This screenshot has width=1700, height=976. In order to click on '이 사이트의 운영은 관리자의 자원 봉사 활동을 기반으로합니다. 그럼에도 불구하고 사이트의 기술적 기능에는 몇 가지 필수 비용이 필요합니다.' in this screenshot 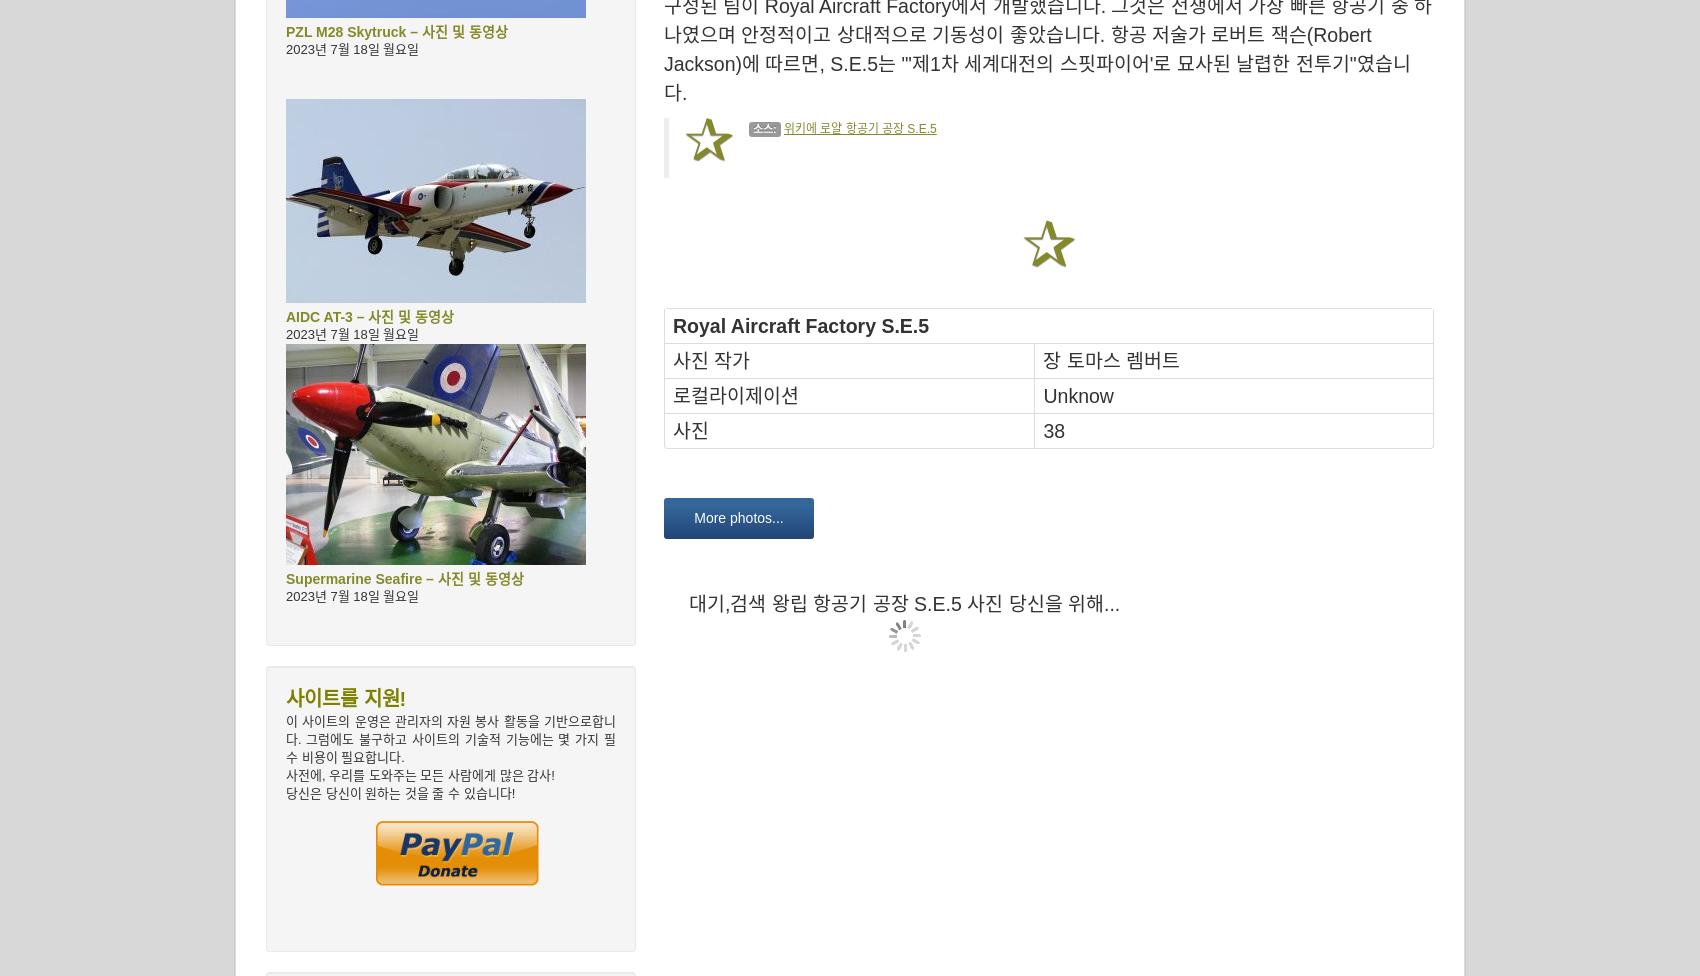, I will do `click(451, 739)`.